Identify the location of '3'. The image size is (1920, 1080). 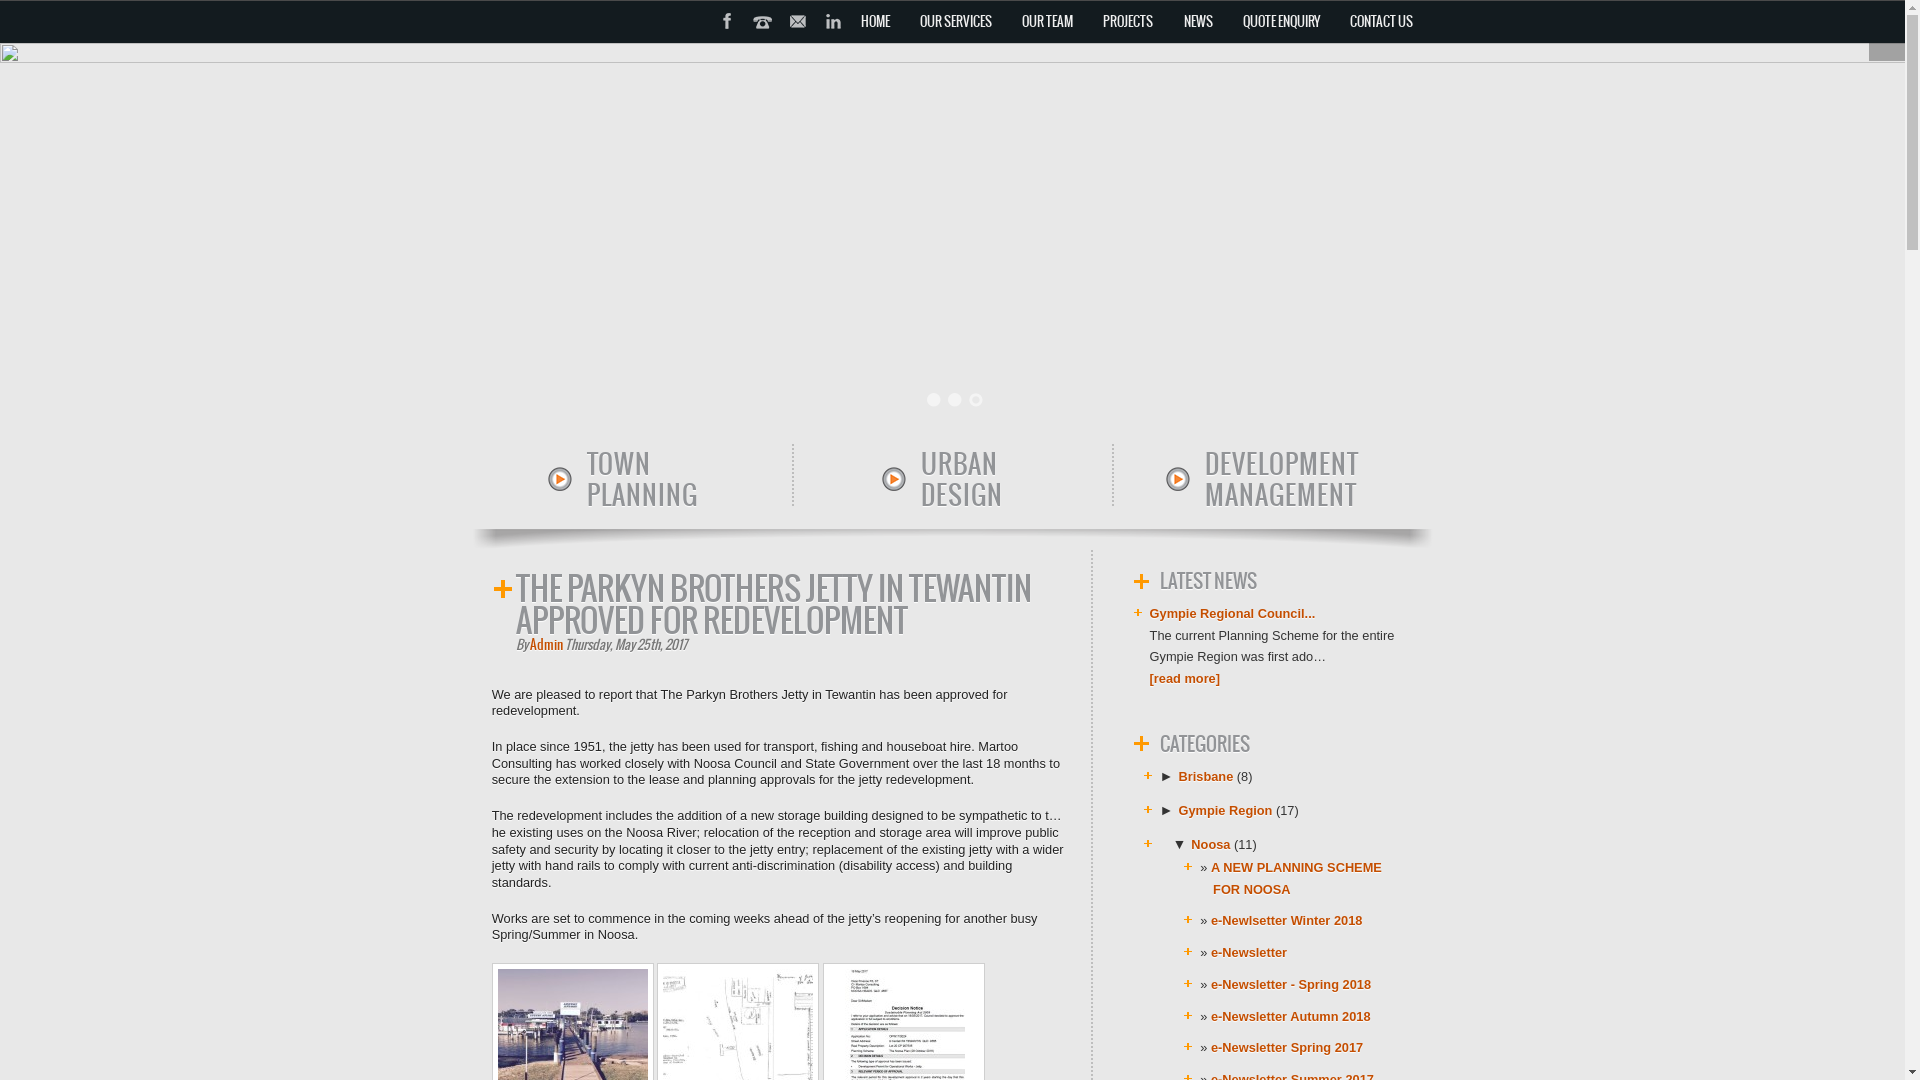
(975, 400).